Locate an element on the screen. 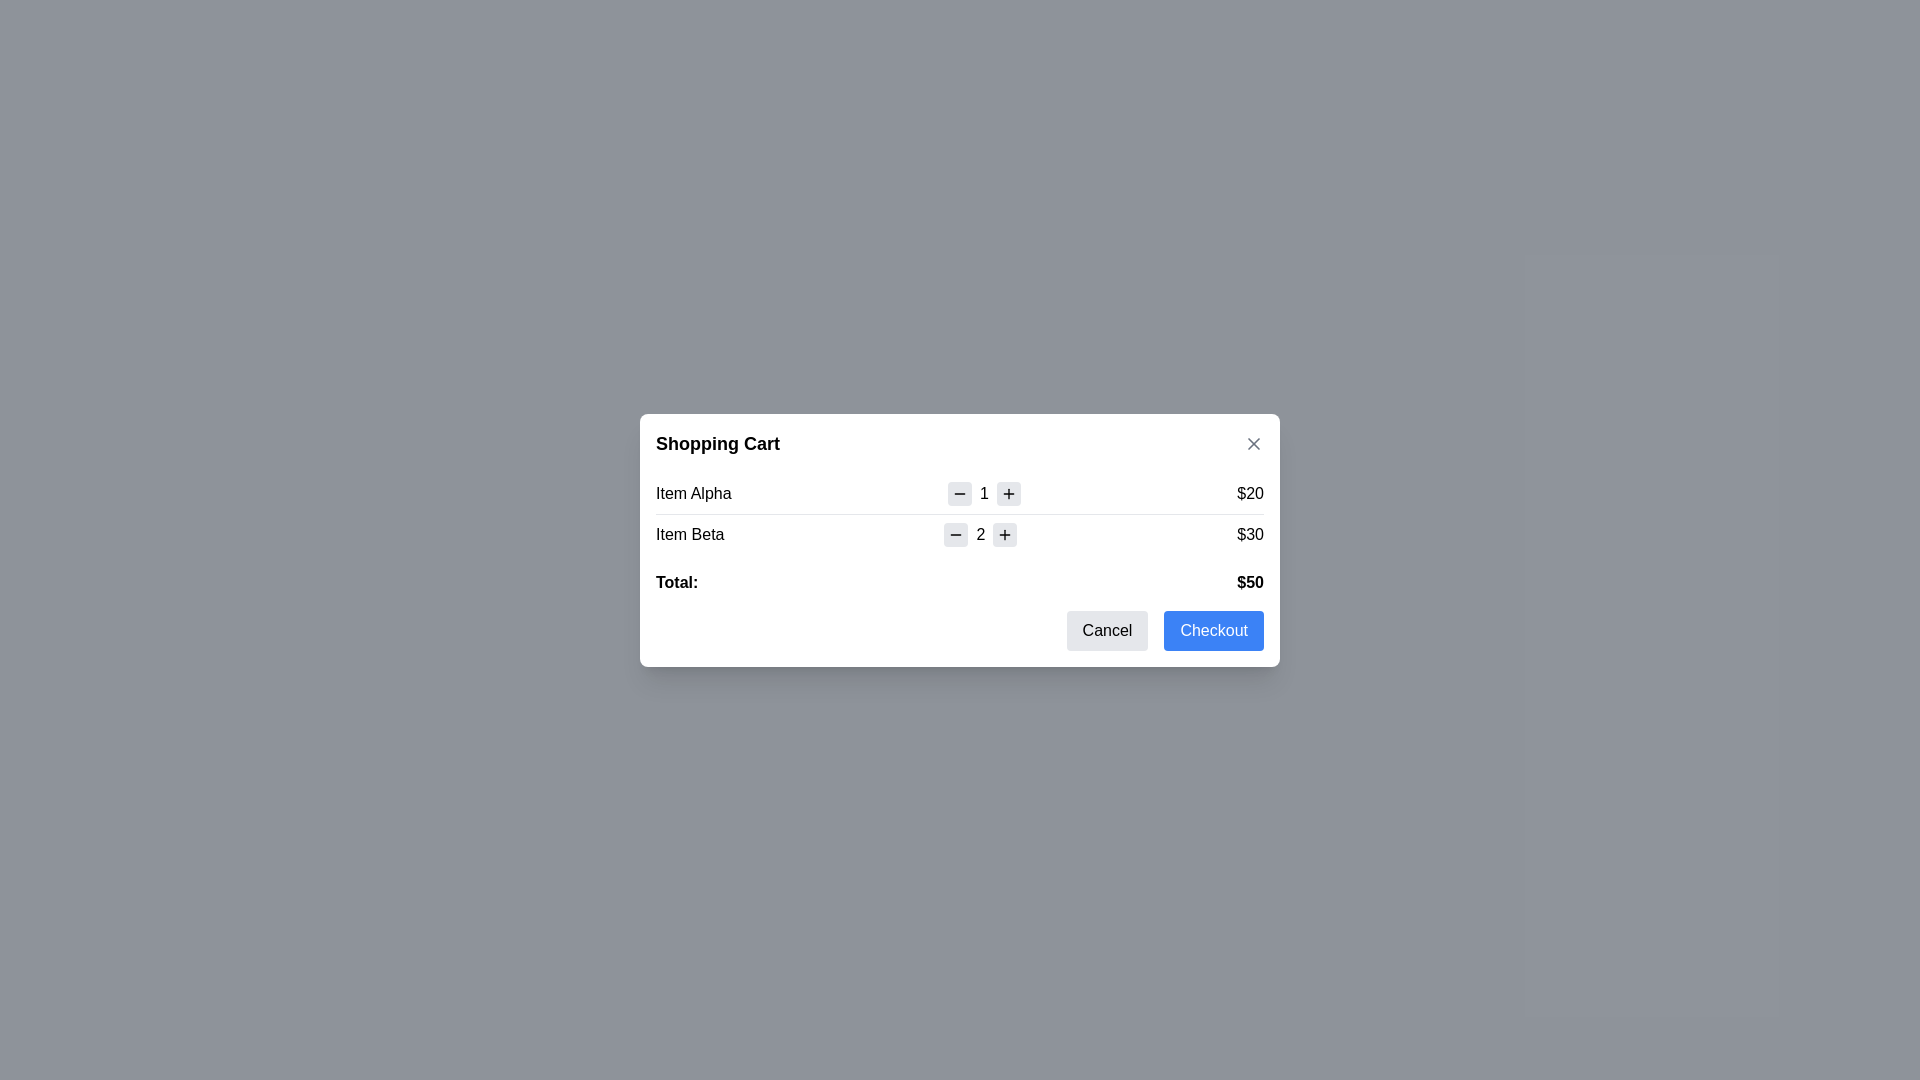 The width and height of the screenshot is (1920, 1080). the 'X' shaped close button icon located in the top-right corner of the 'Shopping Cart' modal window is located at coordinates (1252, 442).